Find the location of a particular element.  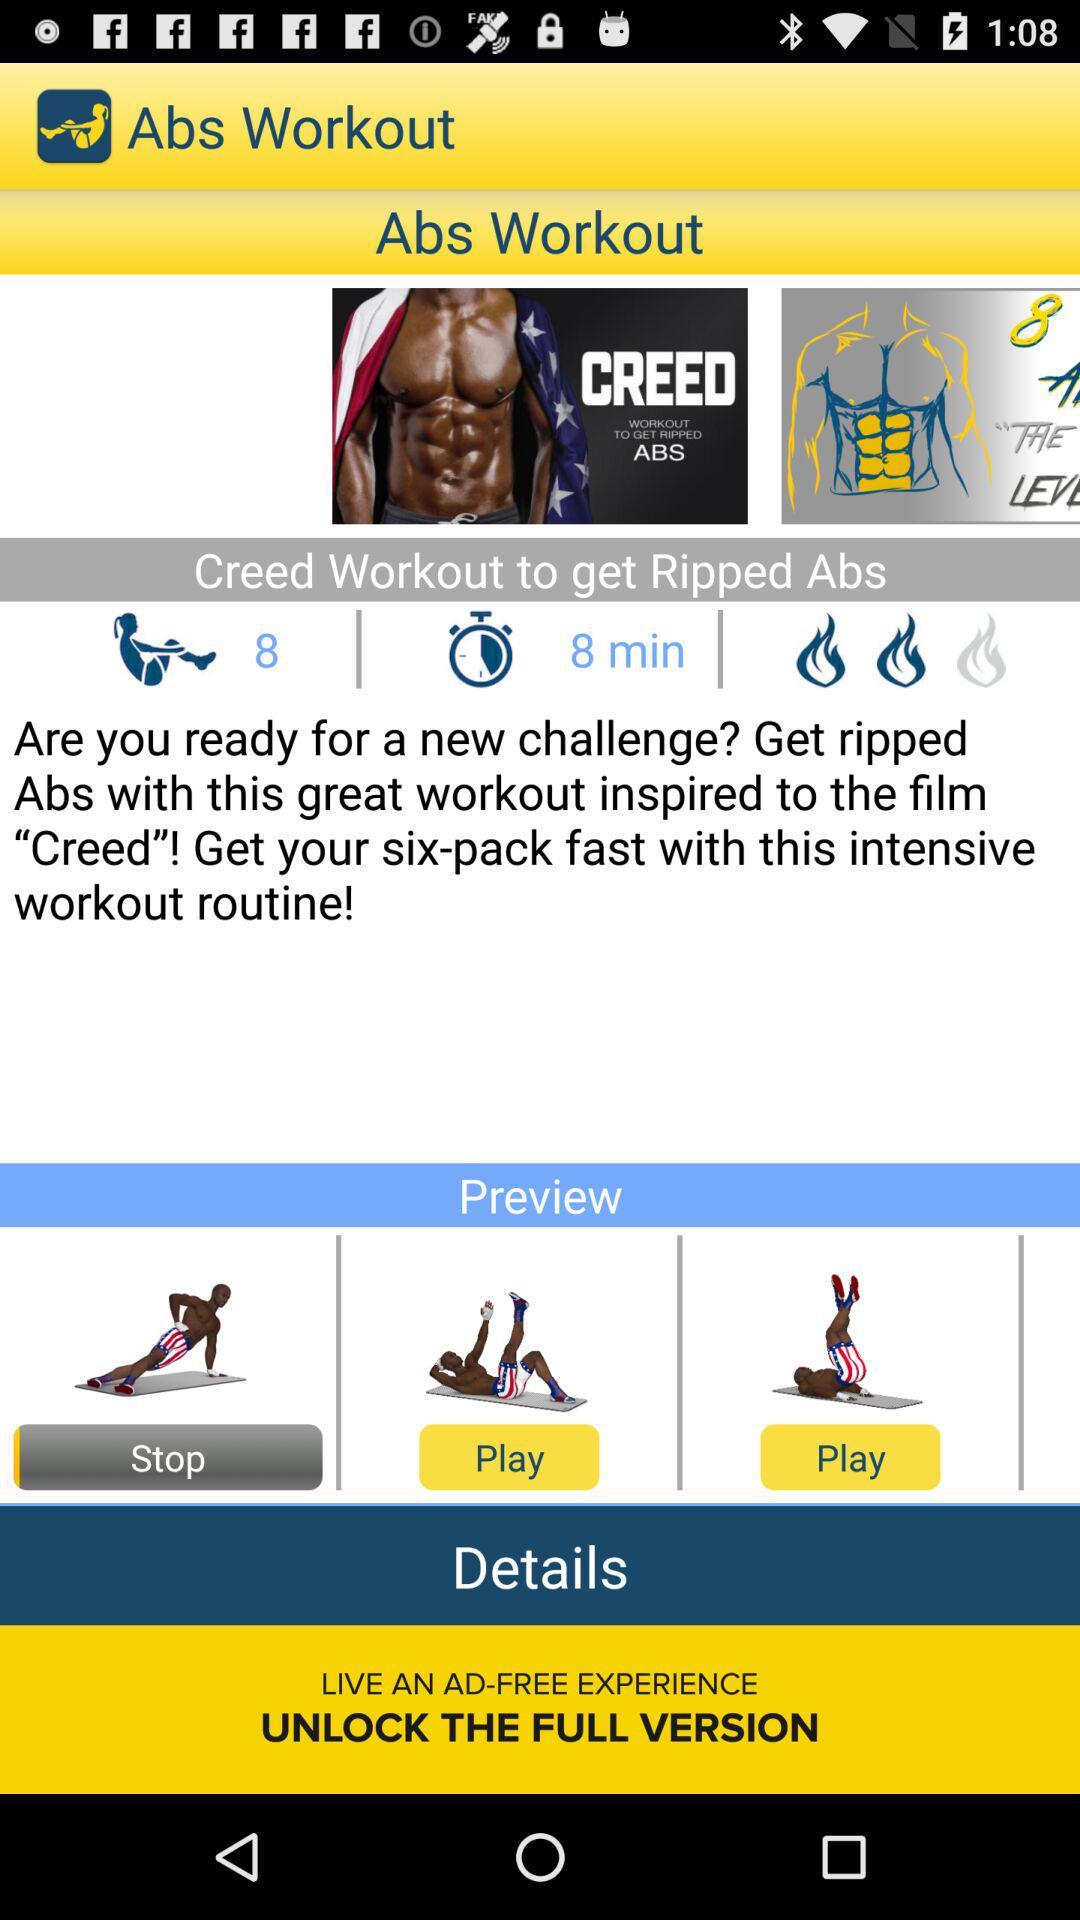

stop is located at coordinates (167, 1457).